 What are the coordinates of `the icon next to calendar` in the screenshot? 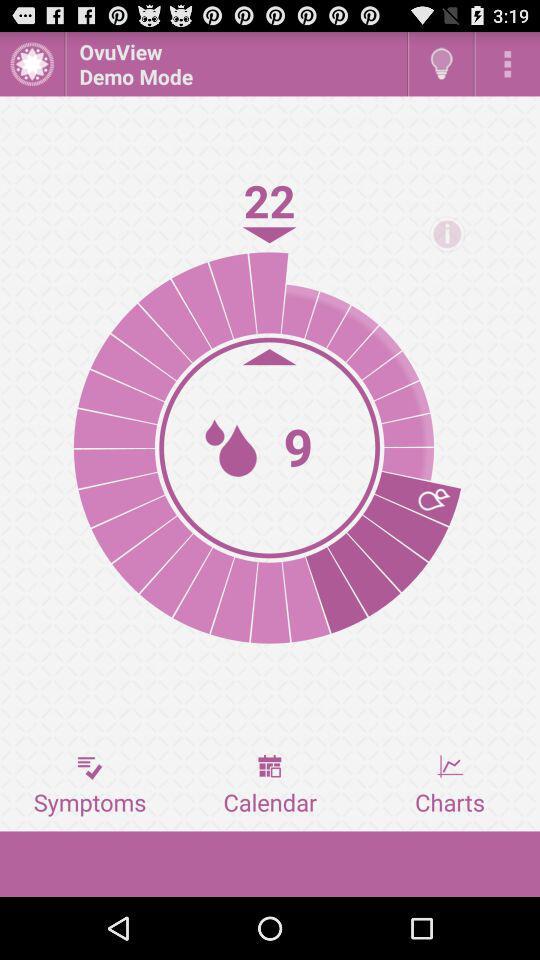 It's located at (449, 785).